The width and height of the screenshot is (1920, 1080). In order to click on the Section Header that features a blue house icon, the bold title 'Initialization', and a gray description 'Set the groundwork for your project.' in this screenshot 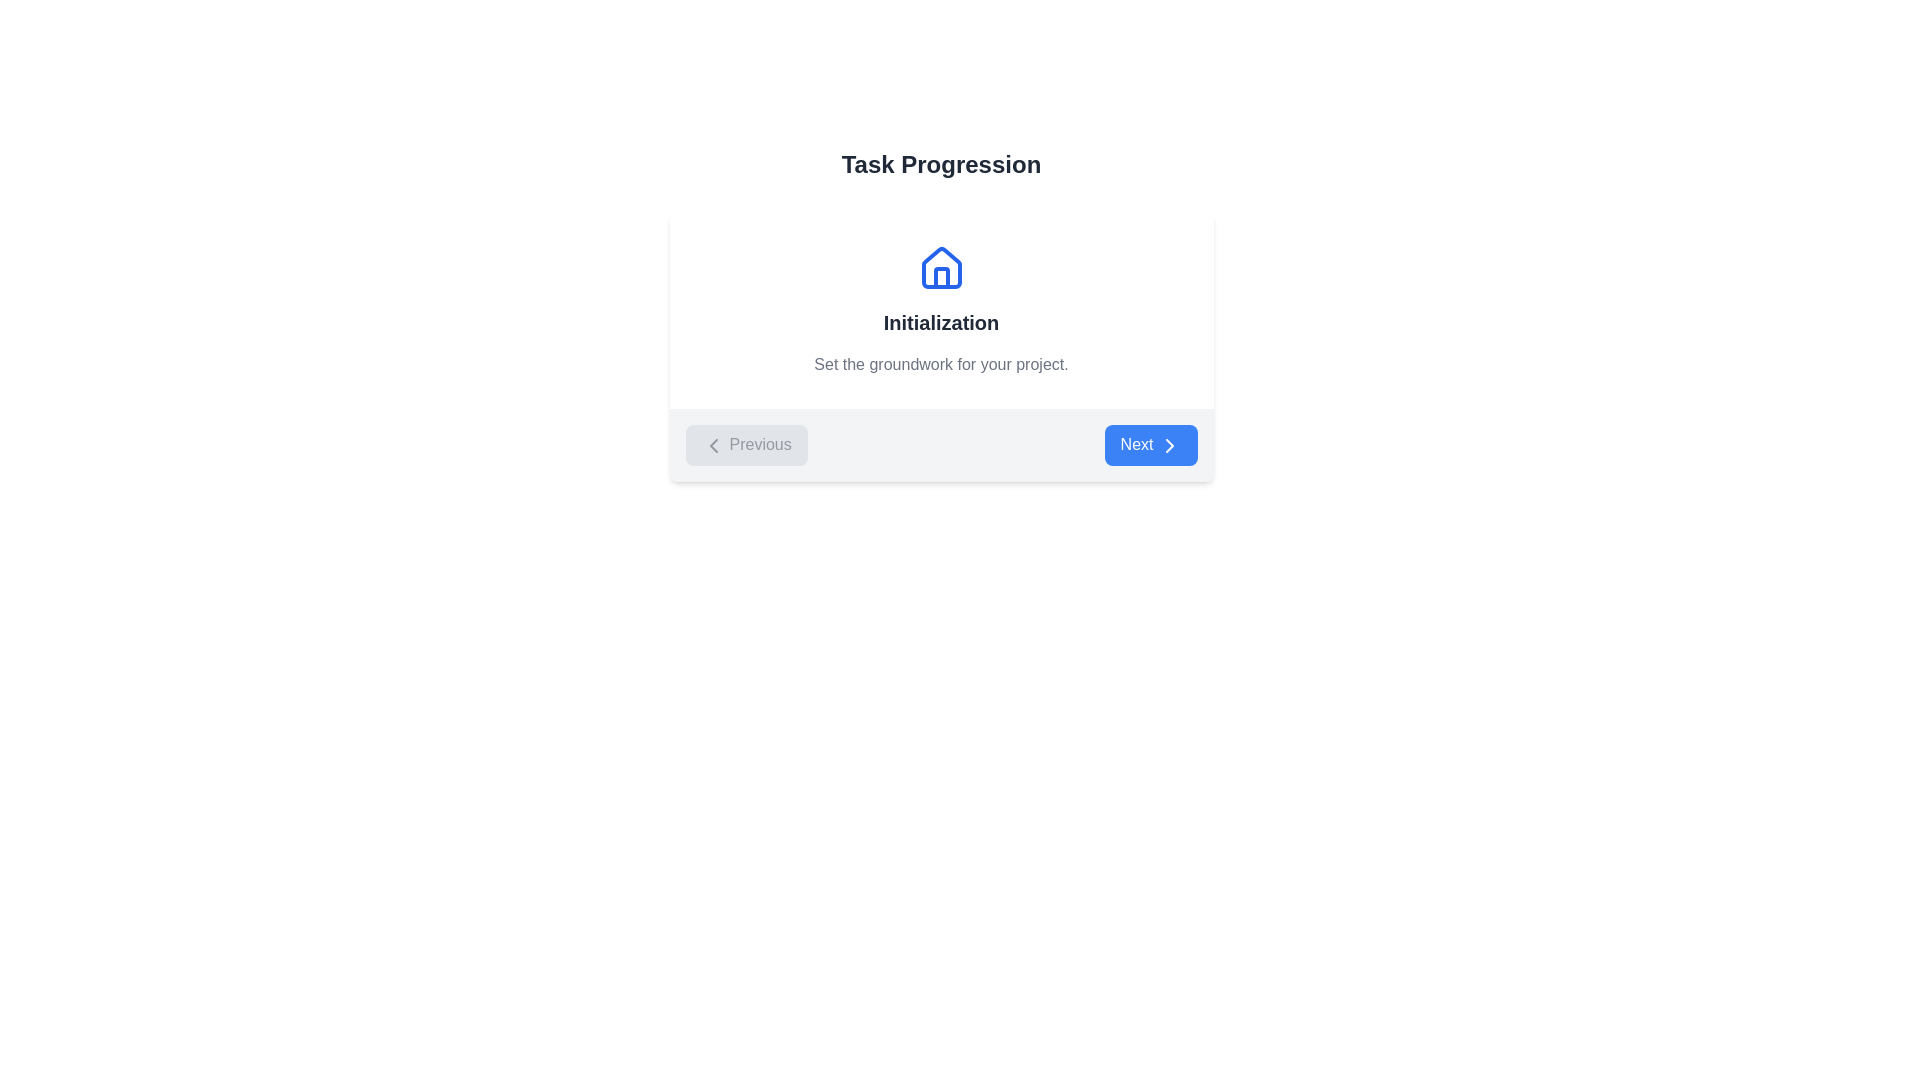, I will do `click(940, 311)`.